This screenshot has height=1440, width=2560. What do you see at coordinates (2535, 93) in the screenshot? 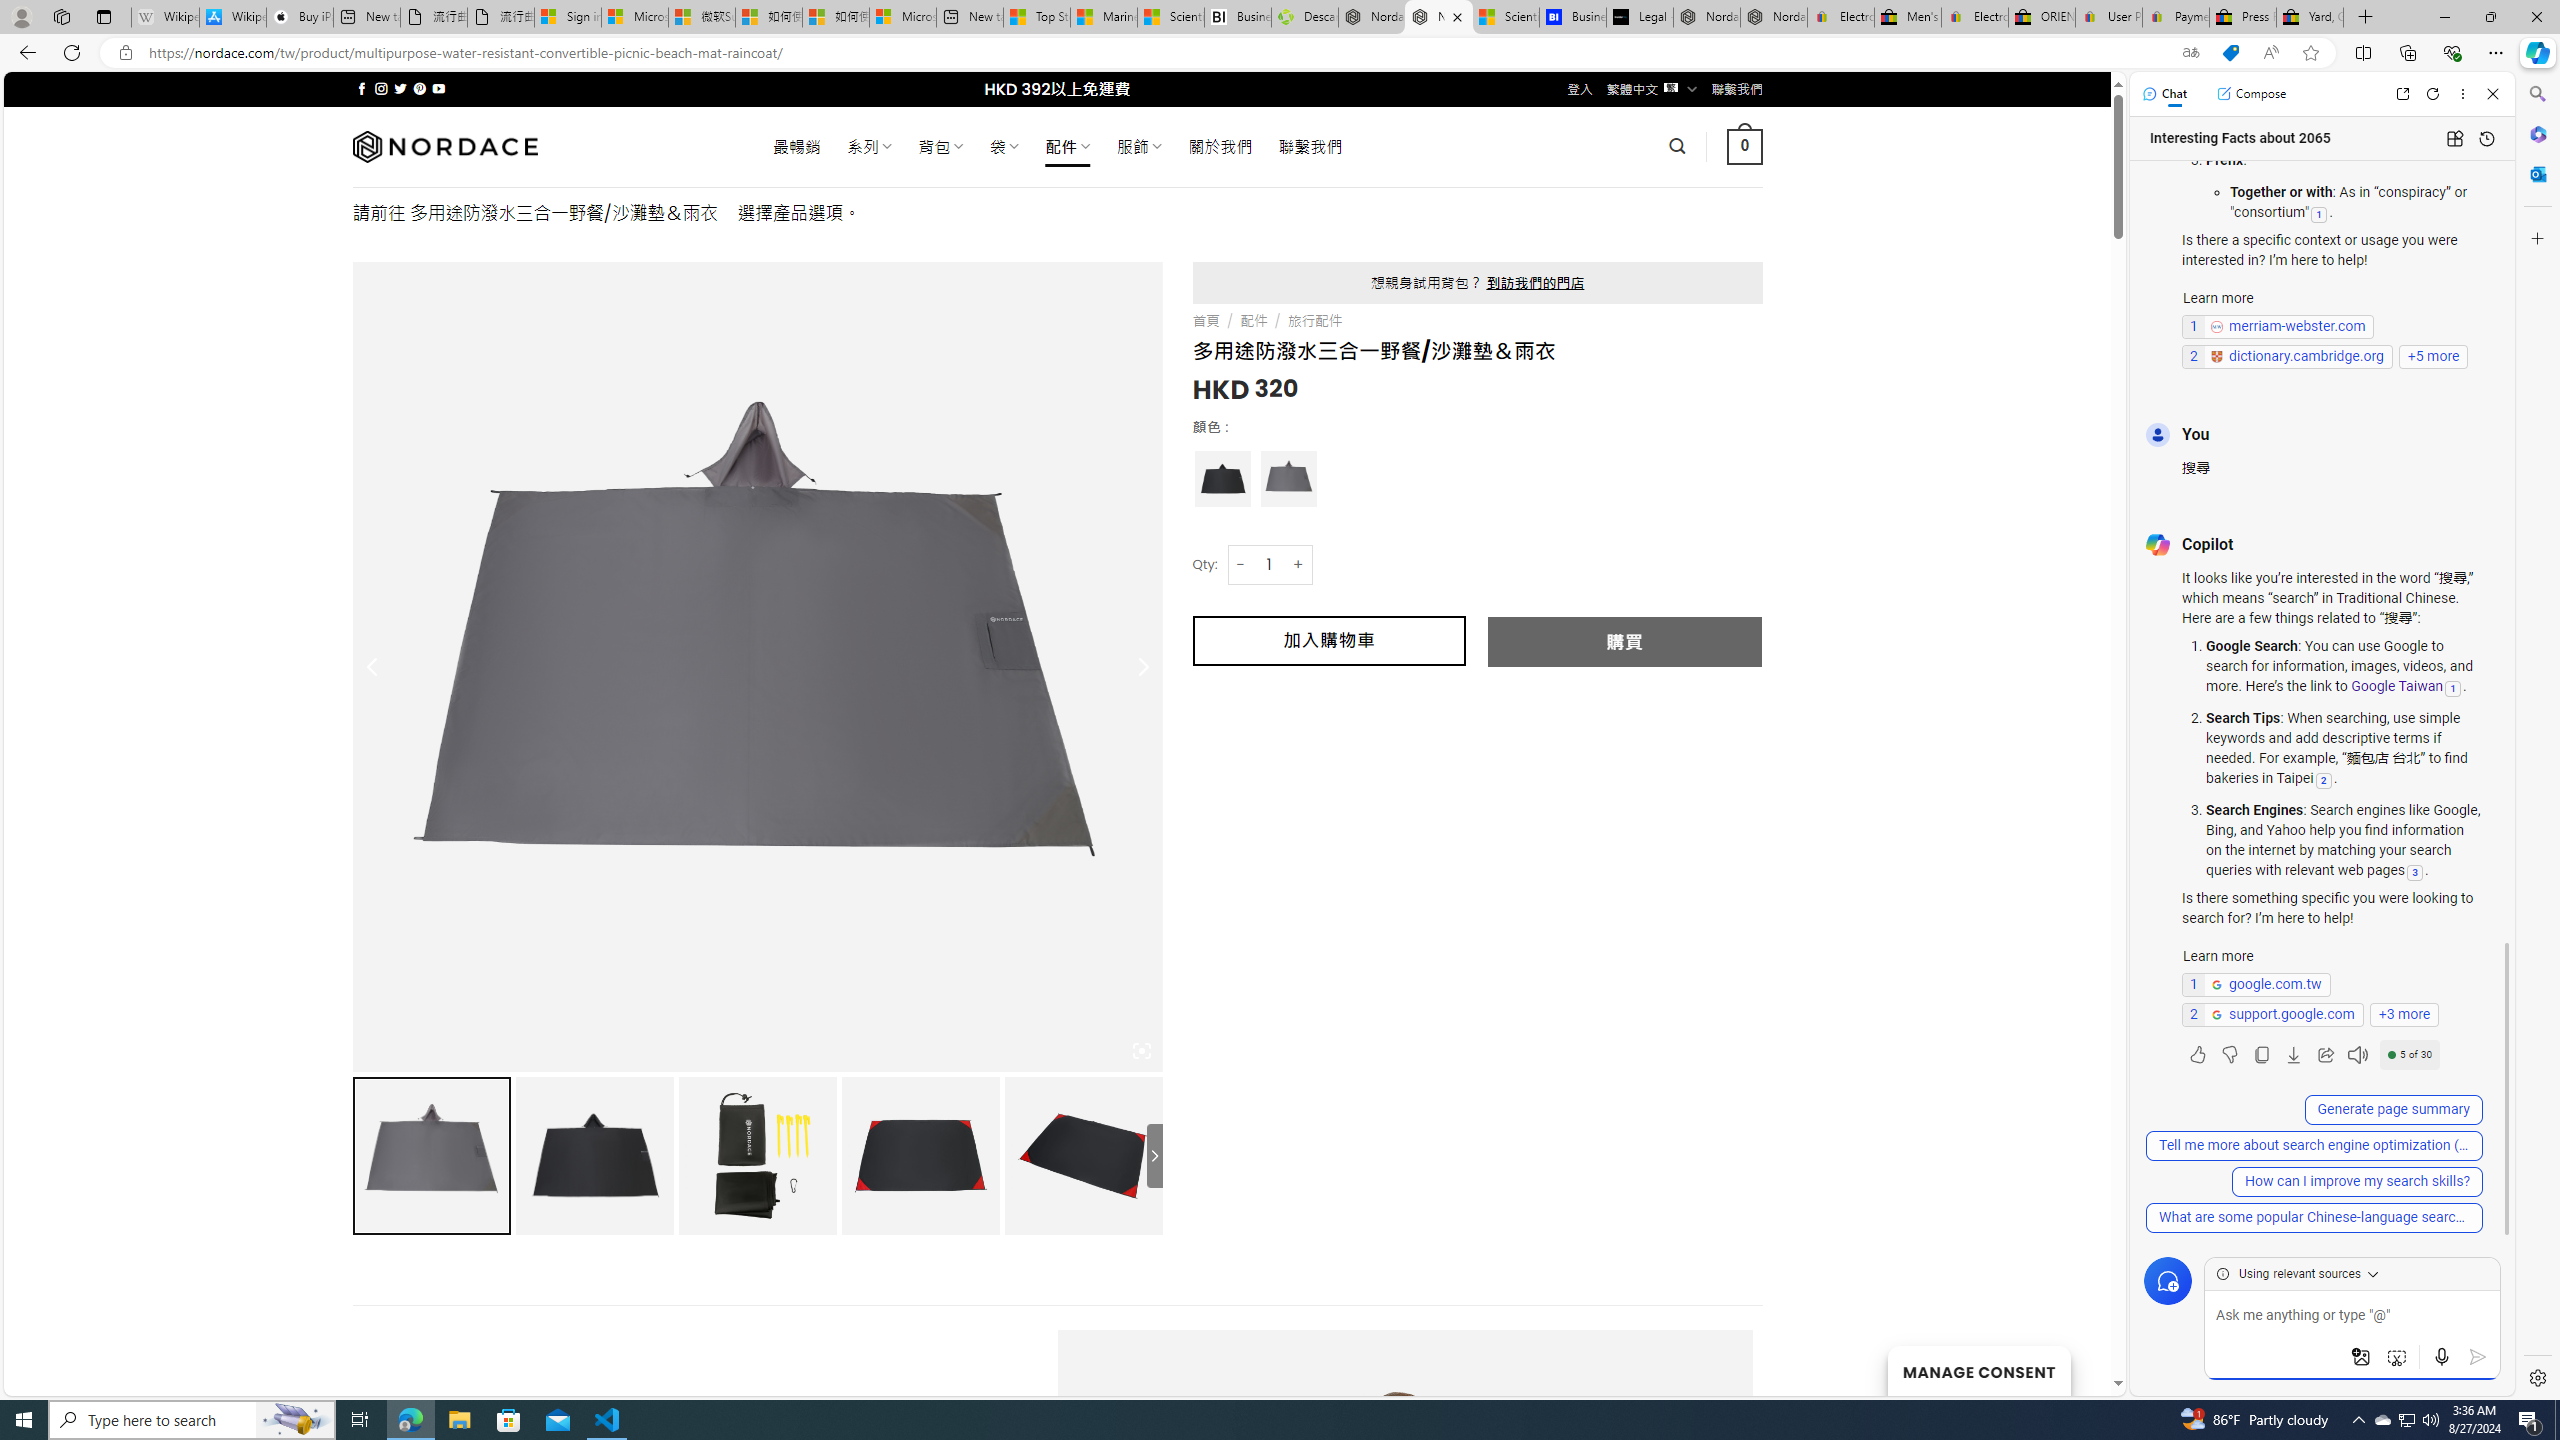
I see `'Minimize Search pane'` at bounding box center [2535, 93].